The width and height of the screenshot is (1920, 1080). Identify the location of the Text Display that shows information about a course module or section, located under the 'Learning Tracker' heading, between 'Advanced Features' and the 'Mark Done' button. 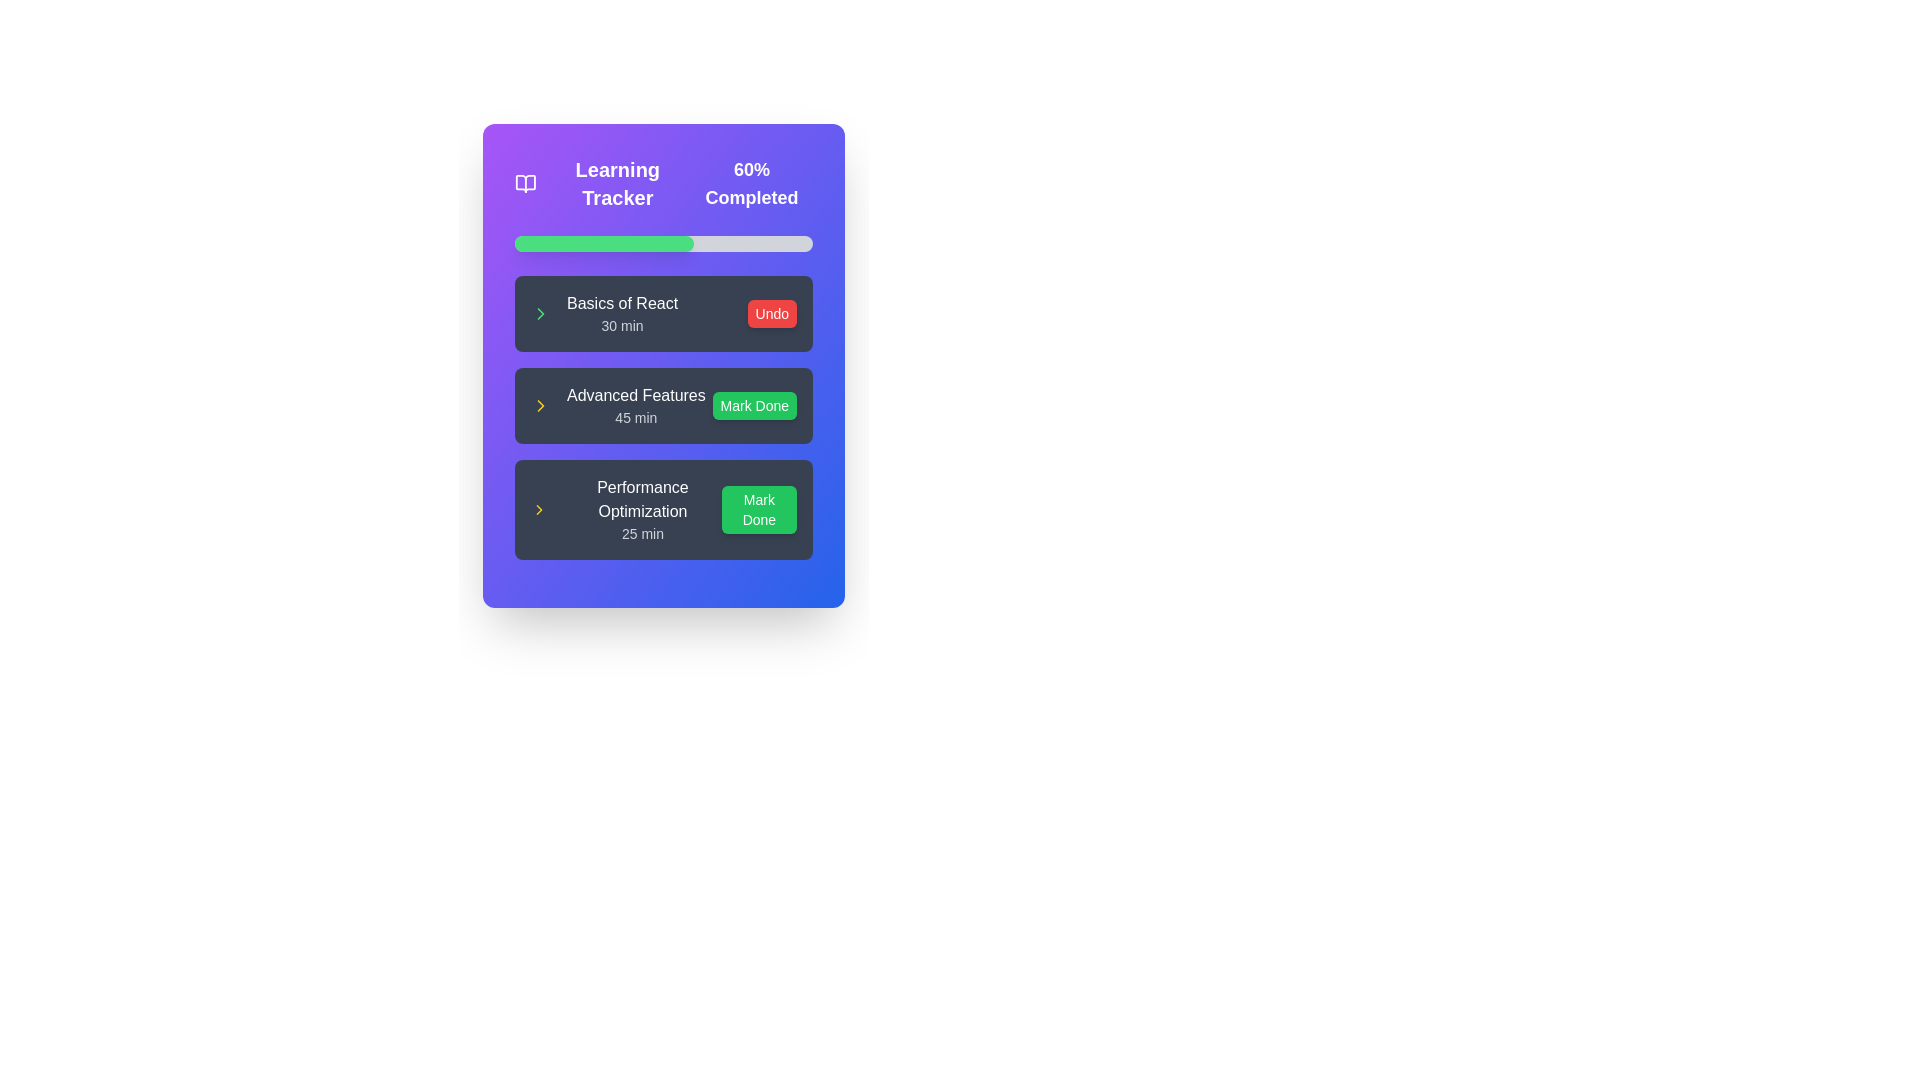
(643, 508).